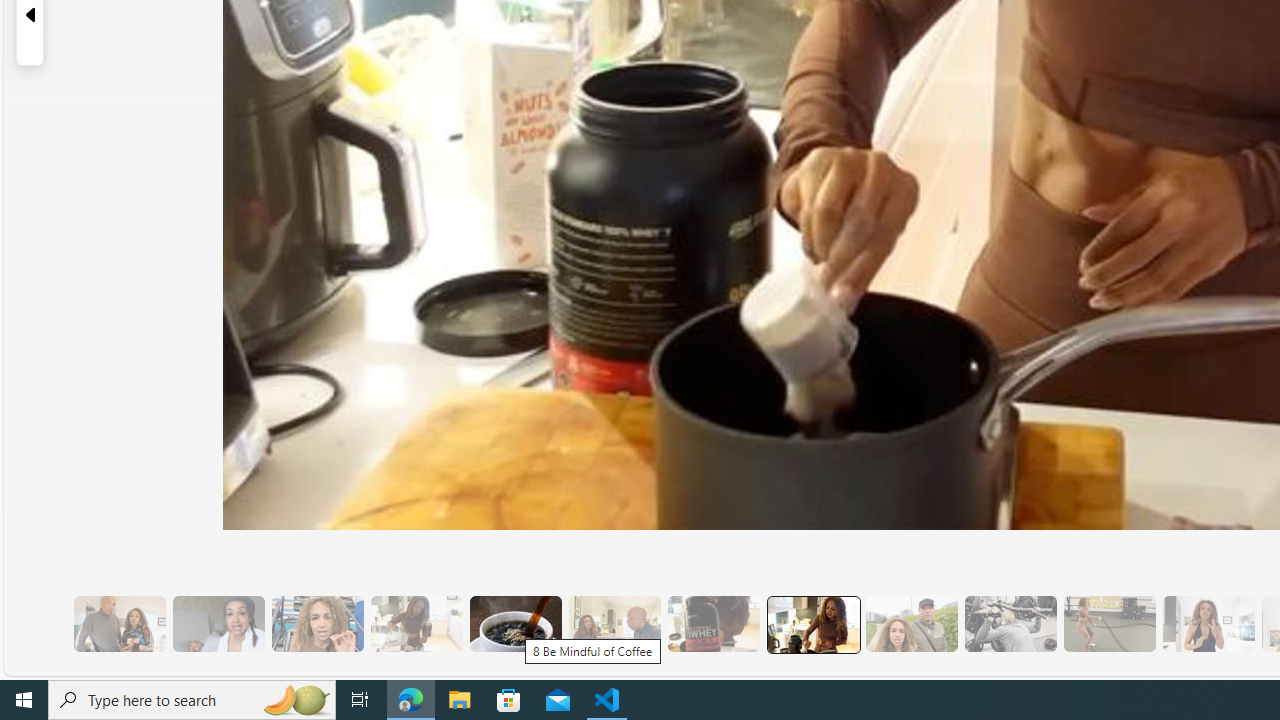  What do you see at coordinates (1010, 623) in the screenshot?
I see `'9 They Do Bench Exercises'` at bounding box center [1010, 623].